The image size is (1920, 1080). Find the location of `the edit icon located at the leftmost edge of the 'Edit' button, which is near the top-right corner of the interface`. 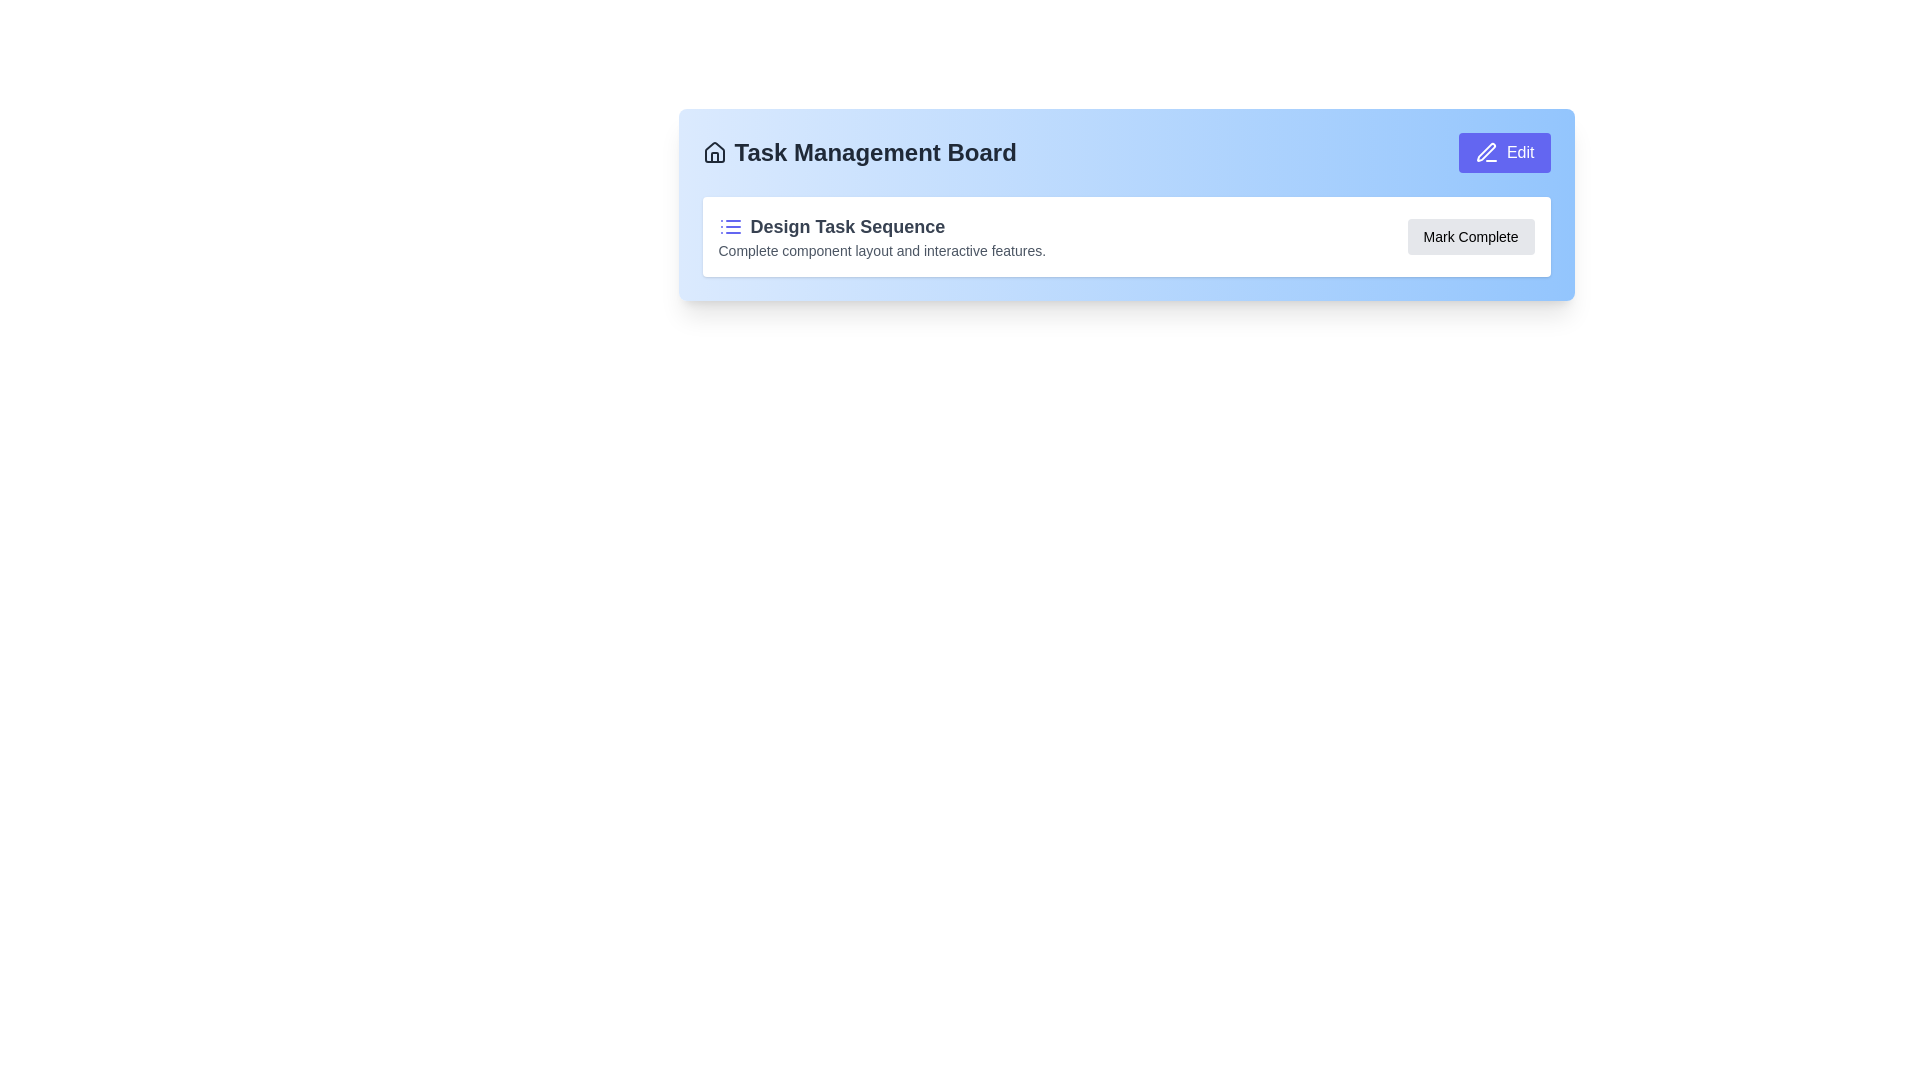

the edit icon located at the leftmost edge of the 'Edit' button, which is near the top-right corner of the interface is located at coordinates (1486, 152).